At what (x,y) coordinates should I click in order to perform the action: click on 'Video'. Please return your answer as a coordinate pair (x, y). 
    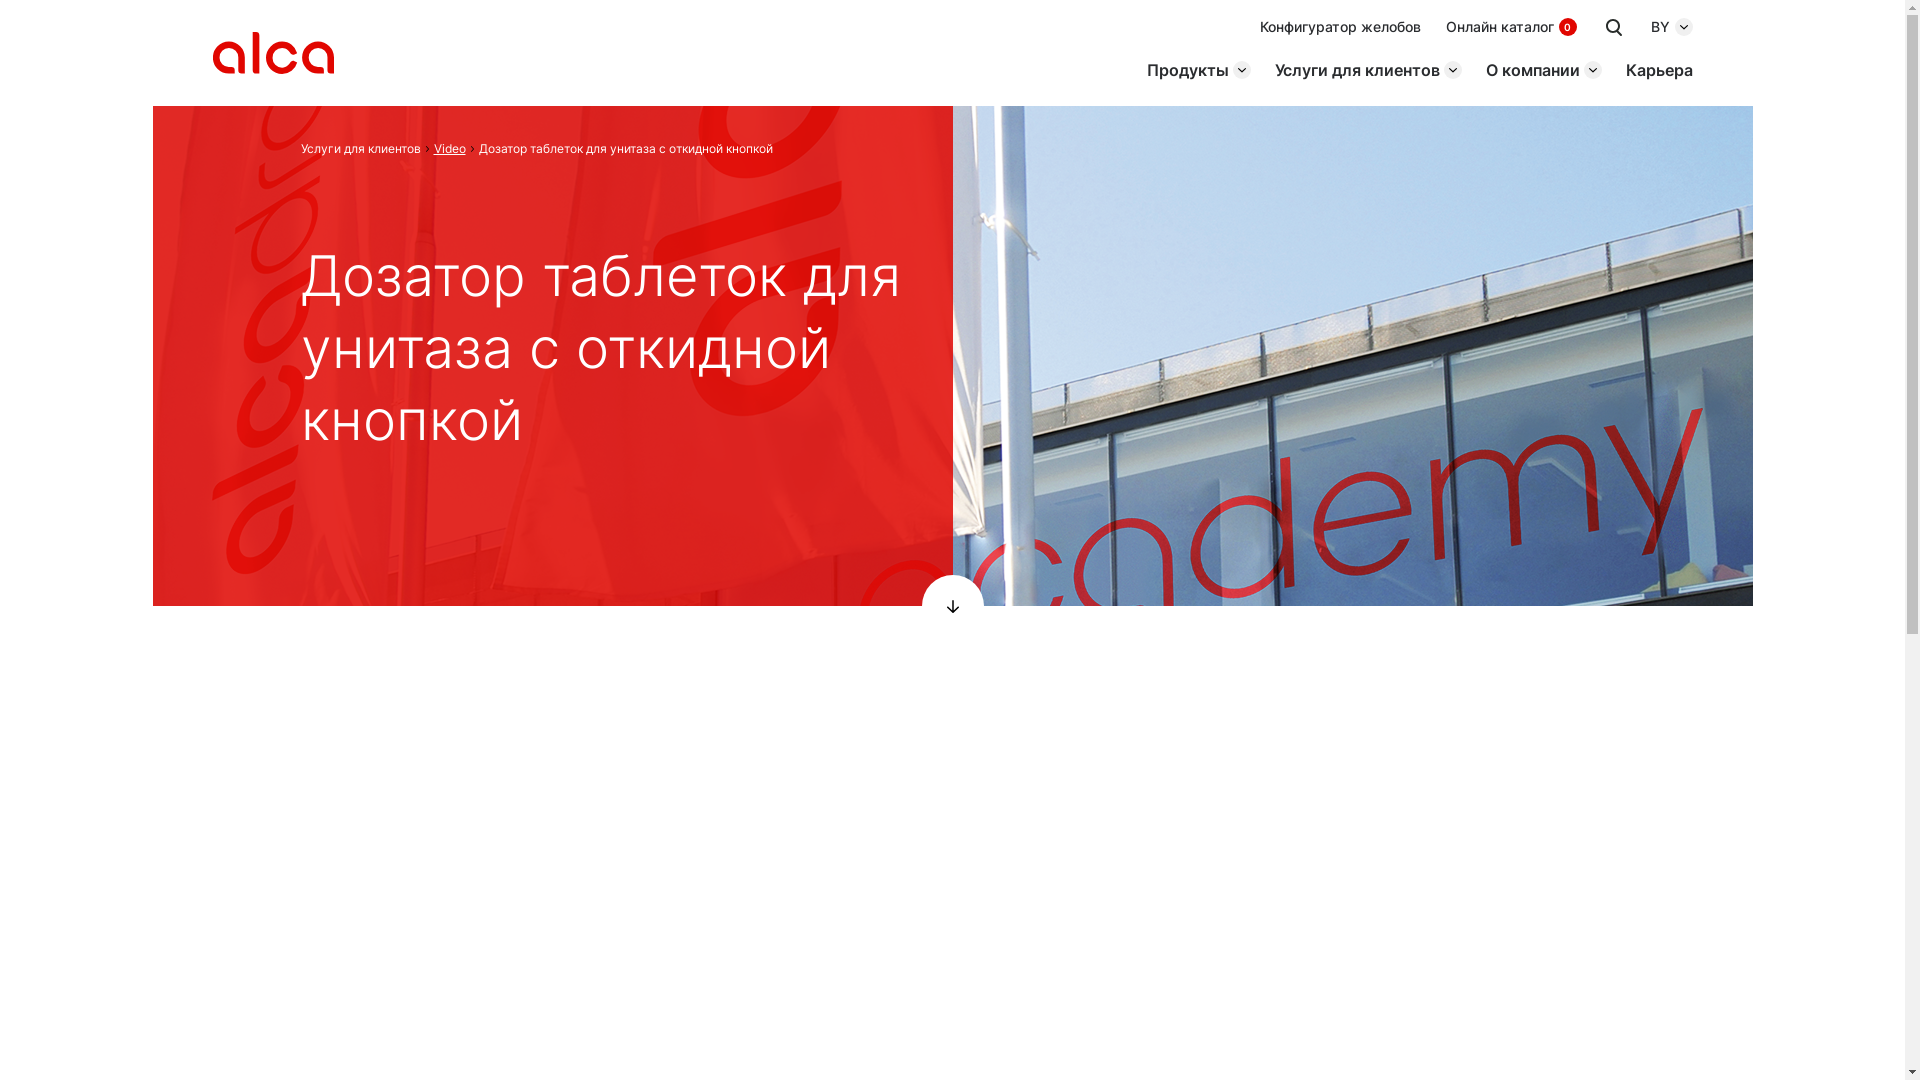
    Looking at the image, I should click on (449, 147).